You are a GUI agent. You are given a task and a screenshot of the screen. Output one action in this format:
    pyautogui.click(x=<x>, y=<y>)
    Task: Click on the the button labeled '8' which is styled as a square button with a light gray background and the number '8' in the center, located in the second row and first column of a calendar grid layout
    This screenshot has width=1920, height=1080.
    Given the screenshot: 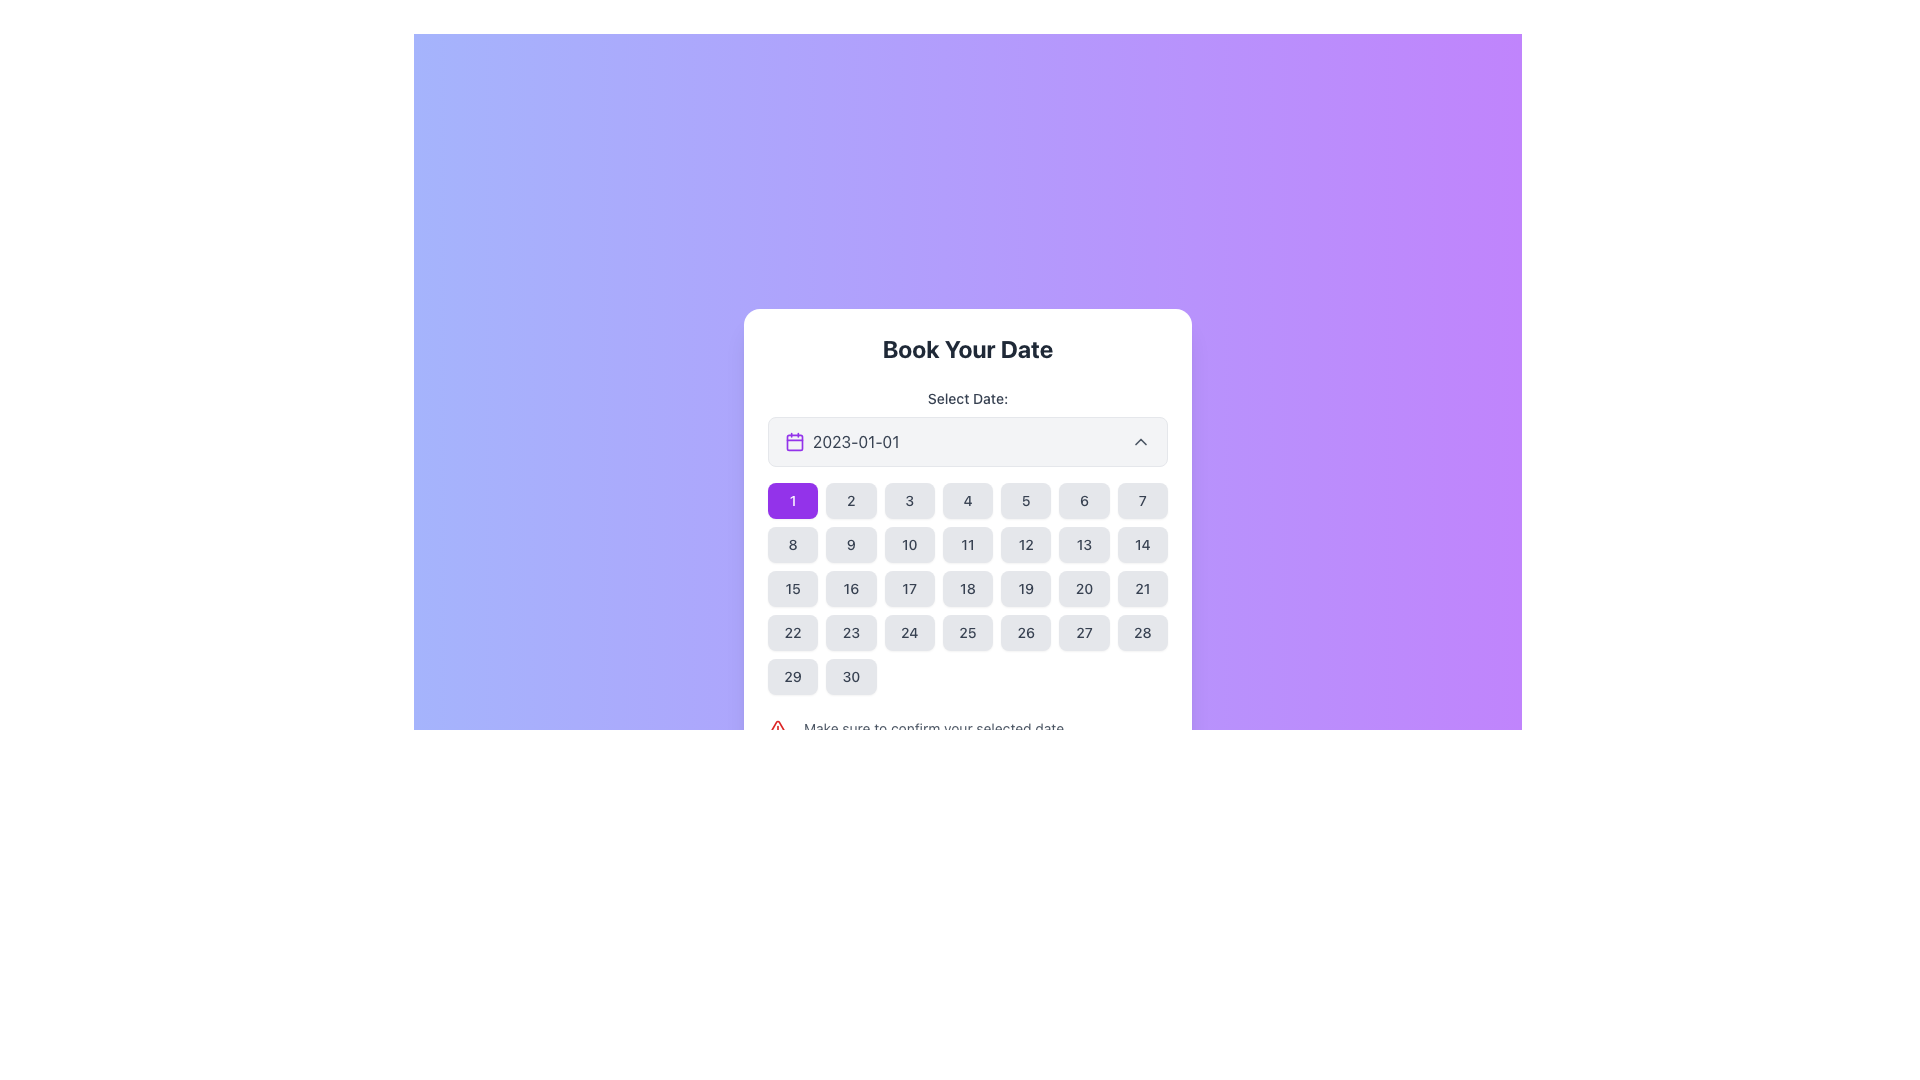 What is the action you would take?
    pyautogui.click(x=792, y=544)
    